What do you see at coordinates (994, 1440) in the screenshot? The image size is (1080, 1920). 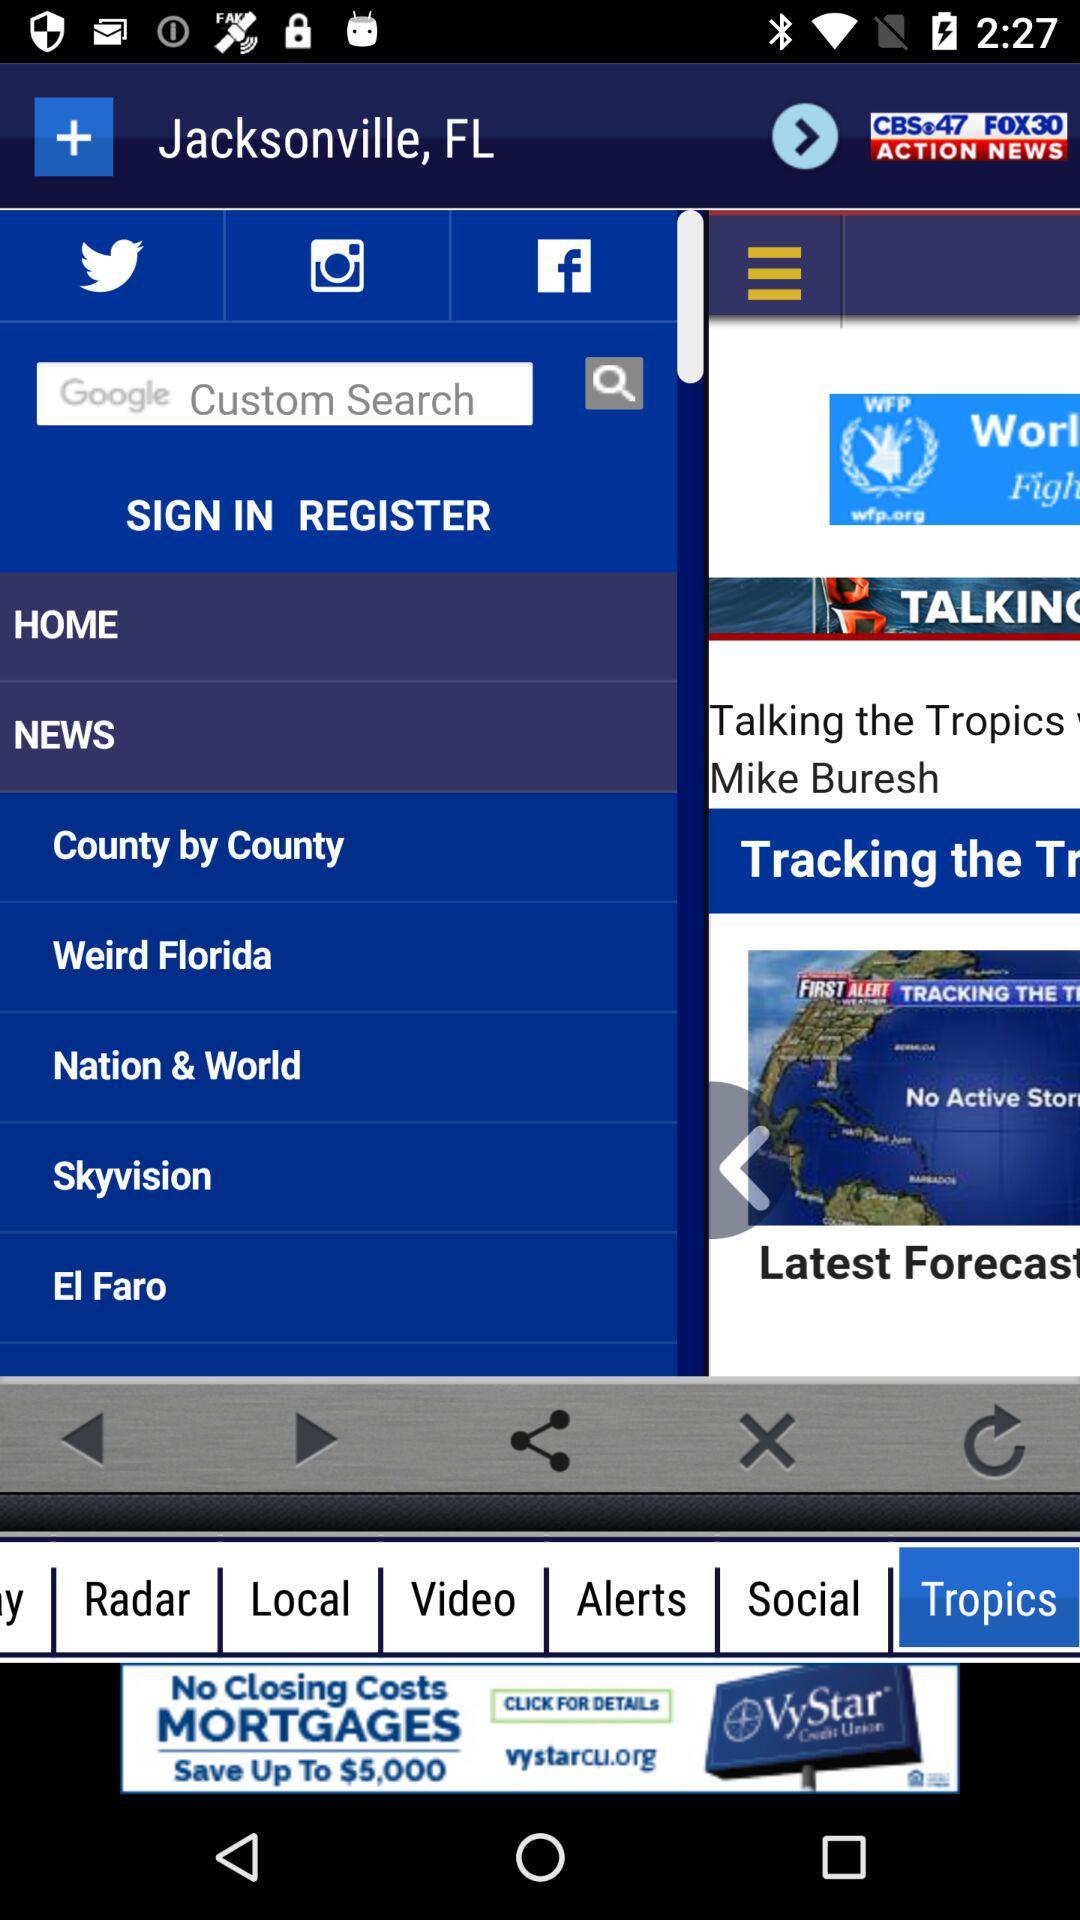 I see `the refresh icon` at bounding box center [994, 1440].